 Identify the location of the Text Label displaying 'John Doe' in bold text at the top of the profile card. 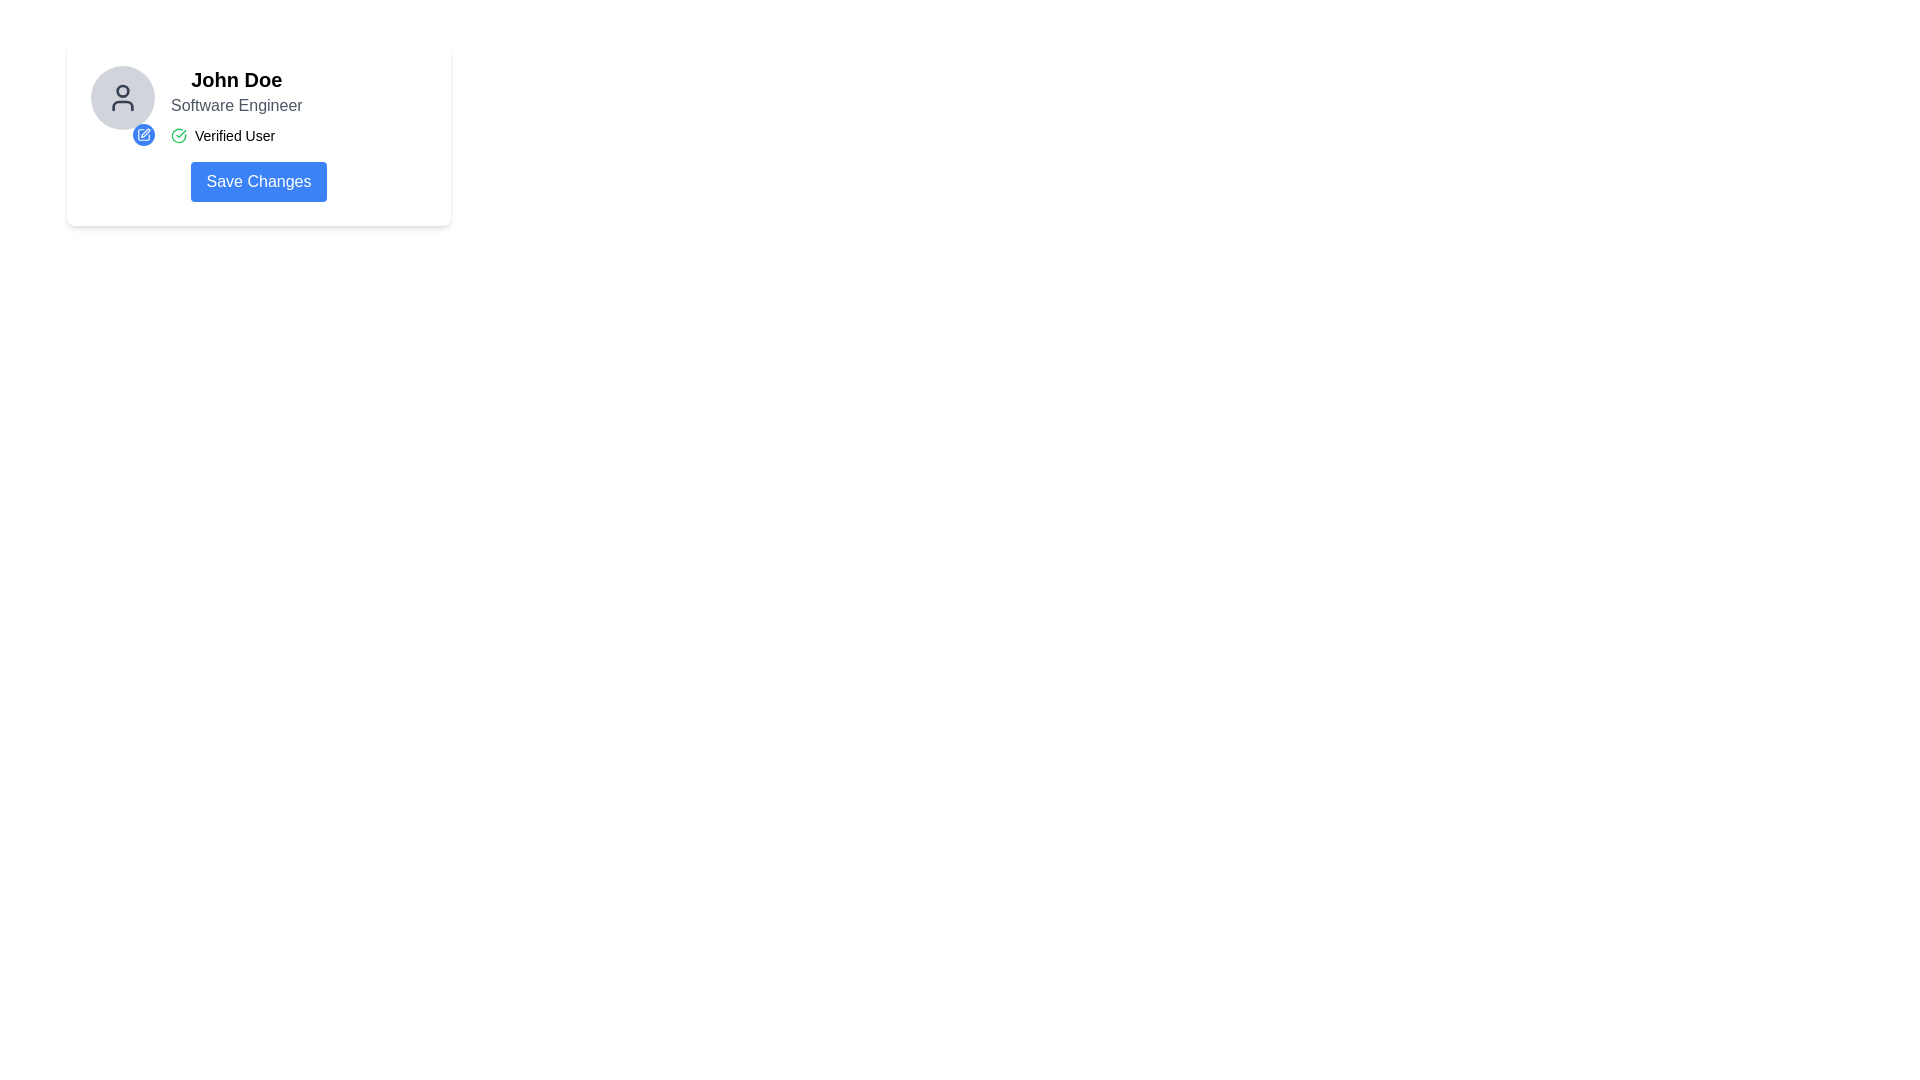
(236, 79).